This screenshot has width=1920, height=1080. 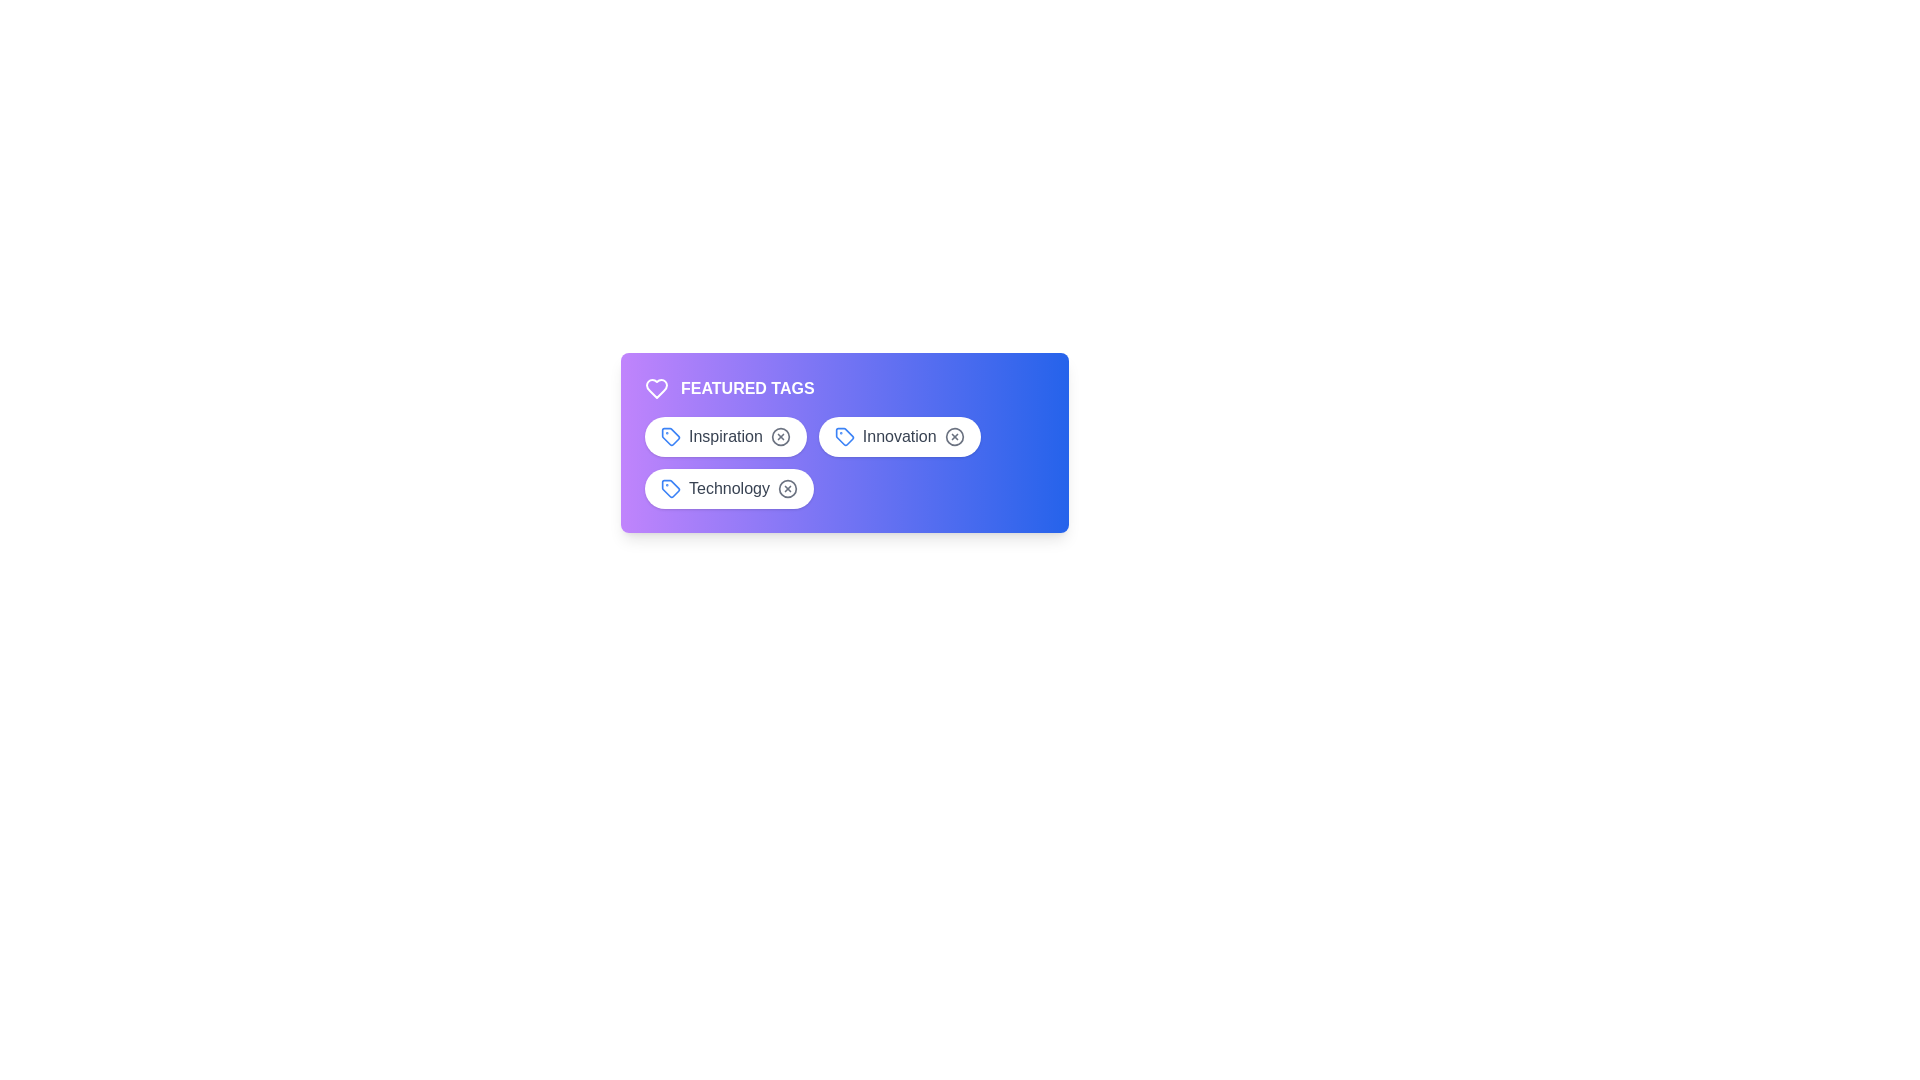 I want to click on the favorite or love icon located in the 'FEATURED TAGS' section, so click(x=657, y=389).